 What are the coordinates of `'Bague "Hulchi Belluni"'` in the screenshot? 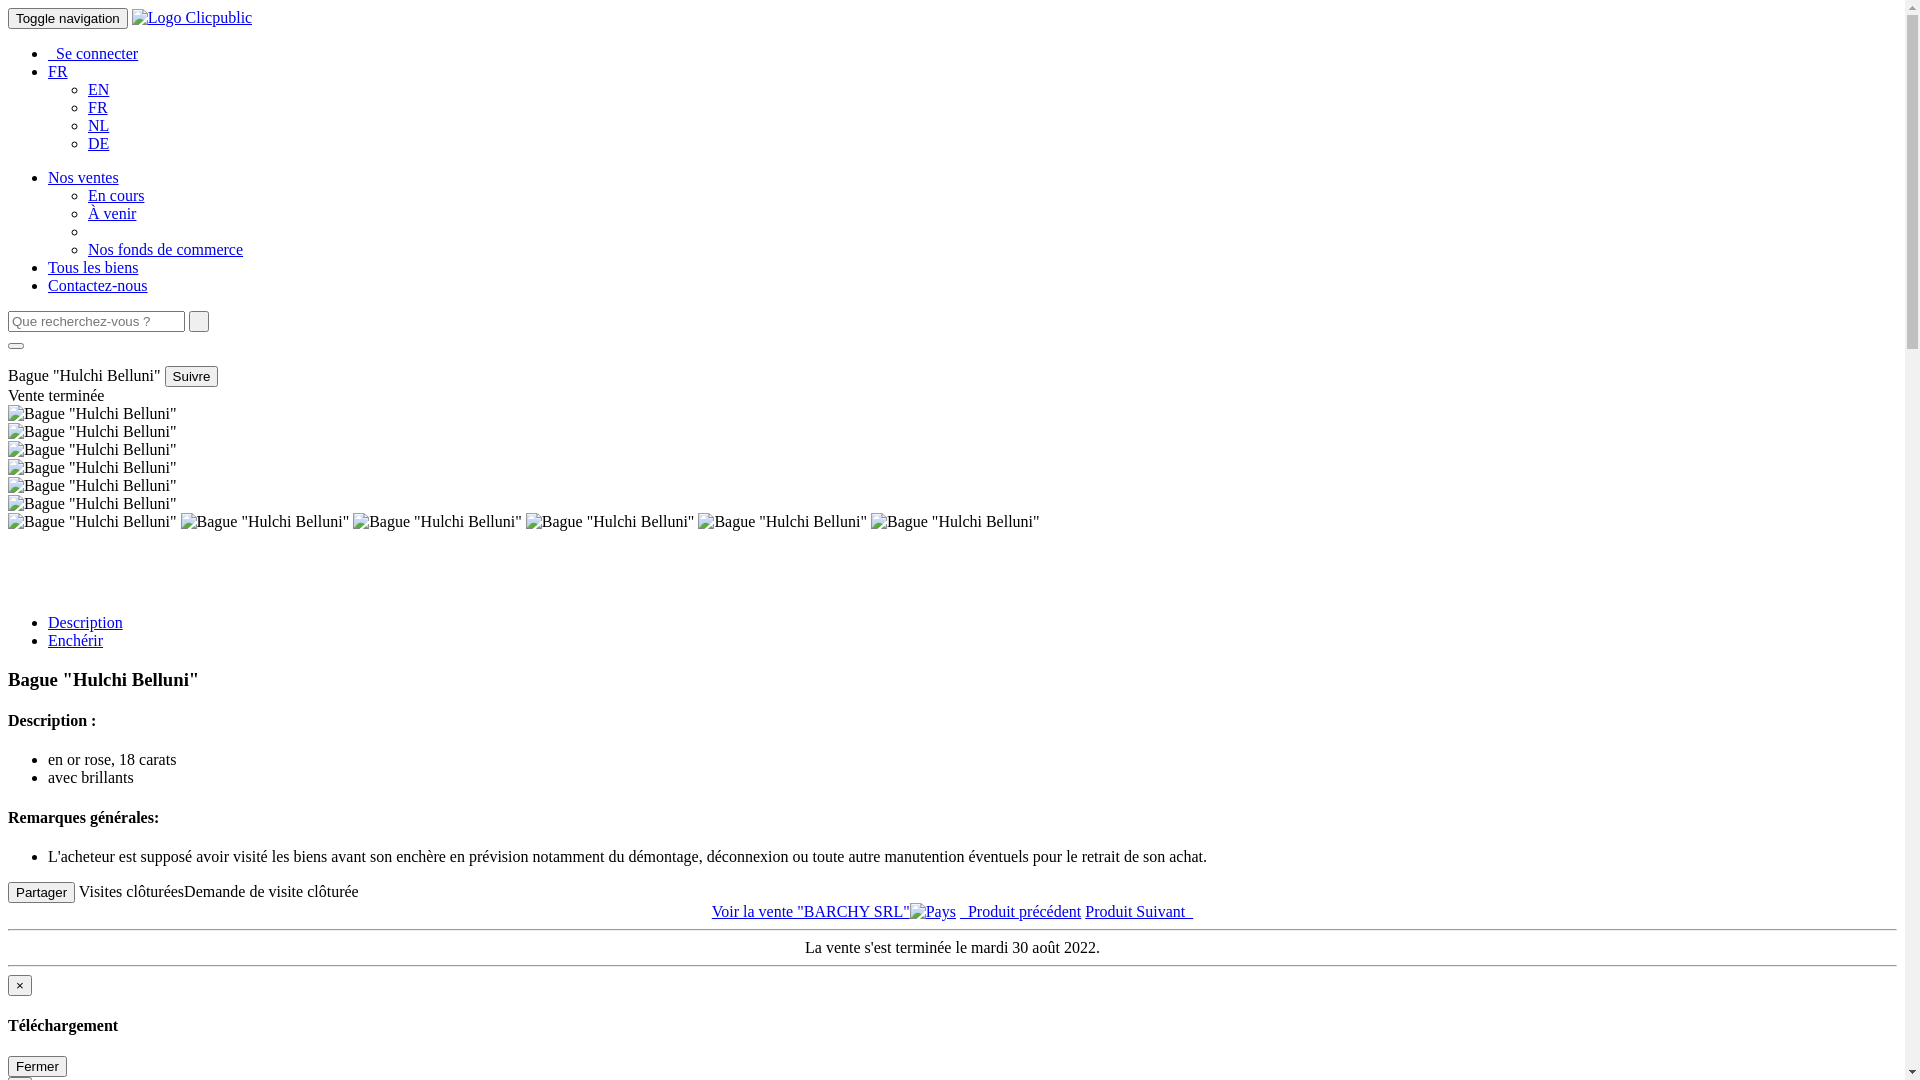 It's located at (8, 467).